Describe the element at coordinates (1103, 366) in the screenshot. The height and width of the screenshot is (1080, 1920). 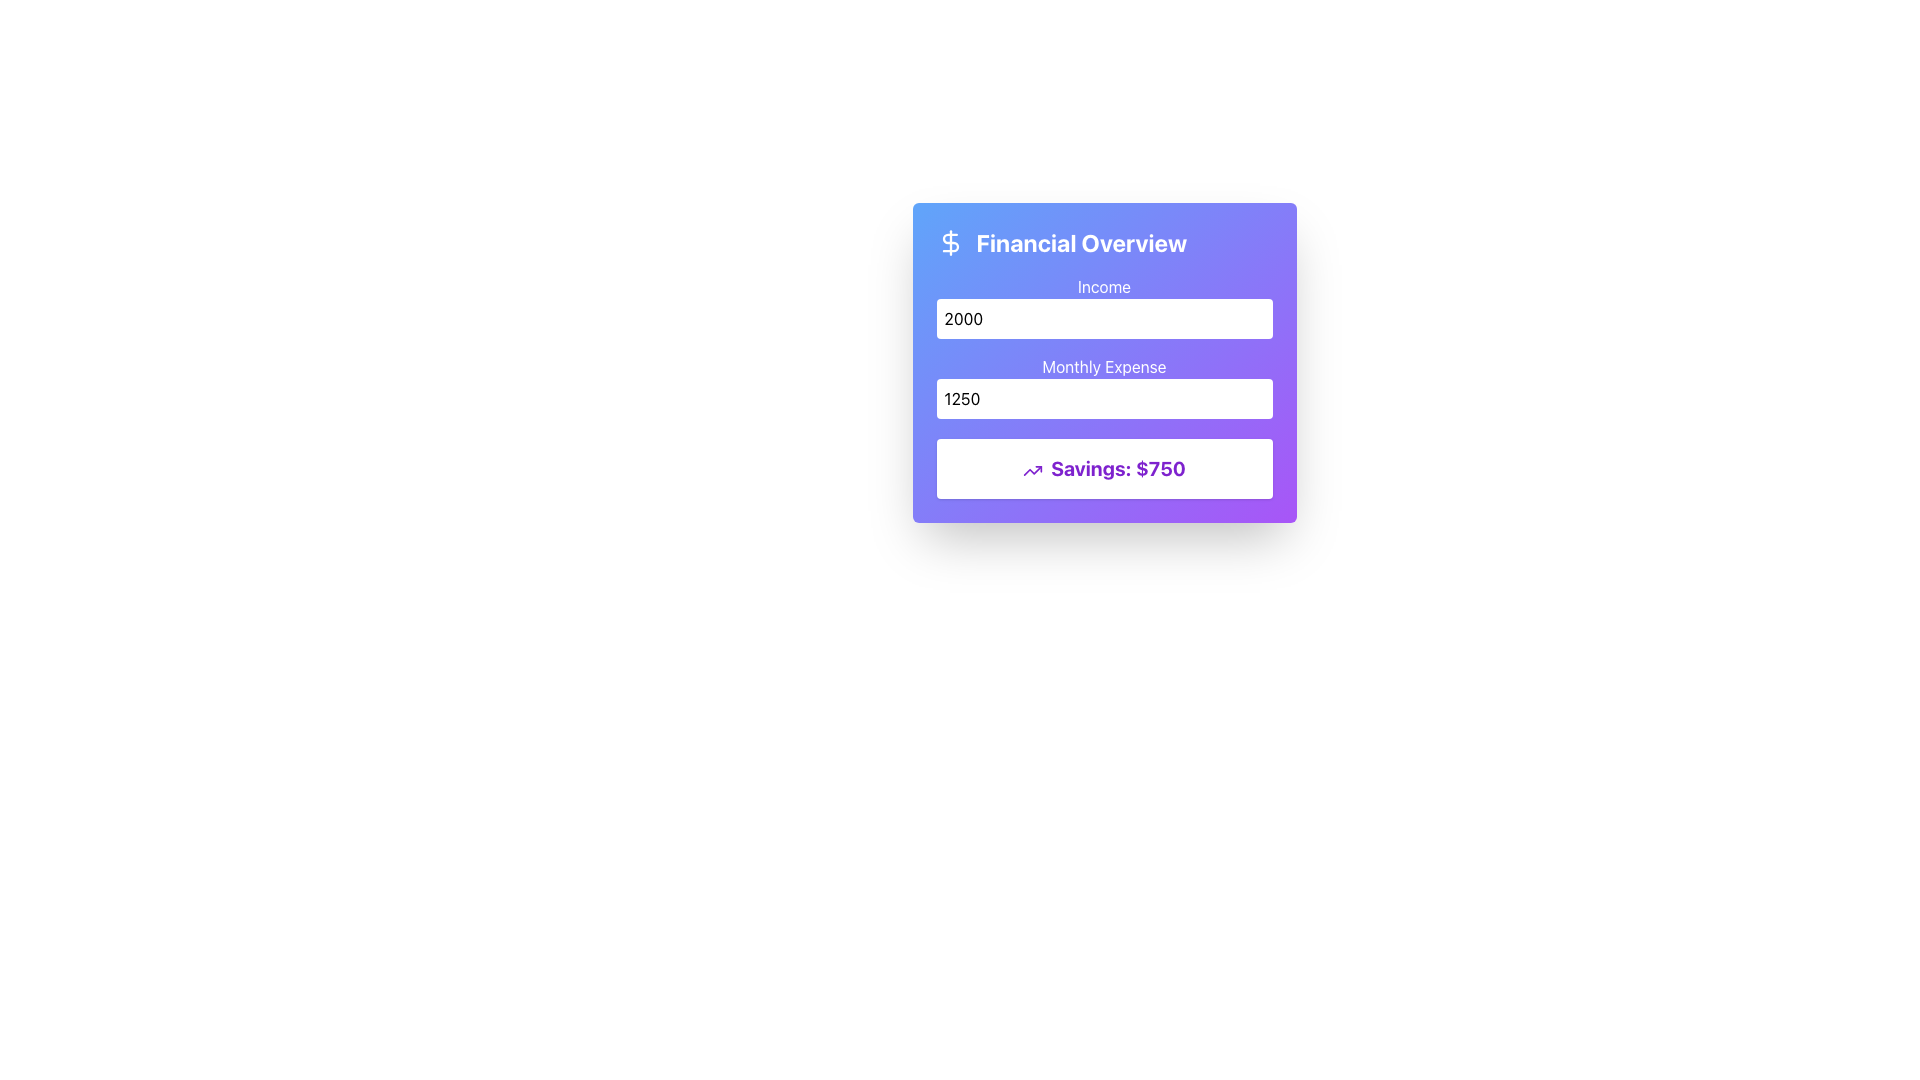
I see `the static text label indicating the purpose of the adjacent input field for monthly expenses, which is positioned below the 'Income' label and above the numeric input field` at that location.